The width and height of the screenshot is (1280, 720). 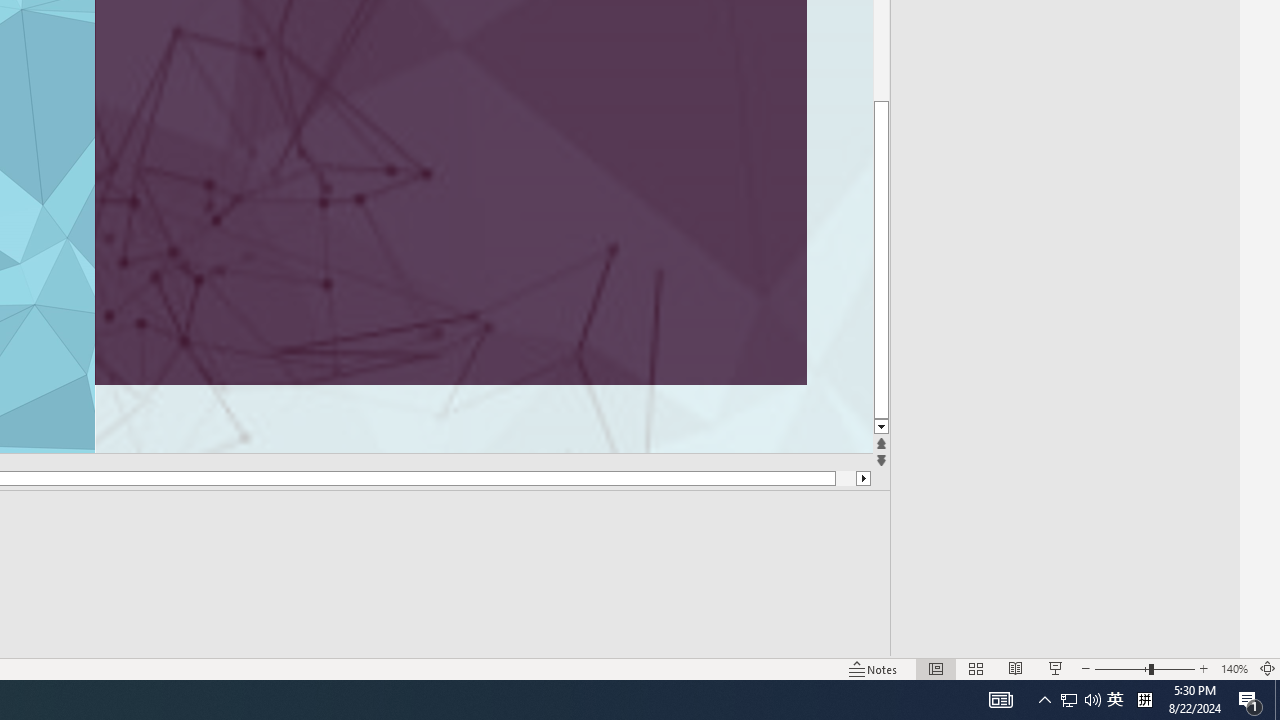 What do you see at coordinates (880, 426) in the screenshot?
I see `'Line down'` at bounding box center [880, 426].